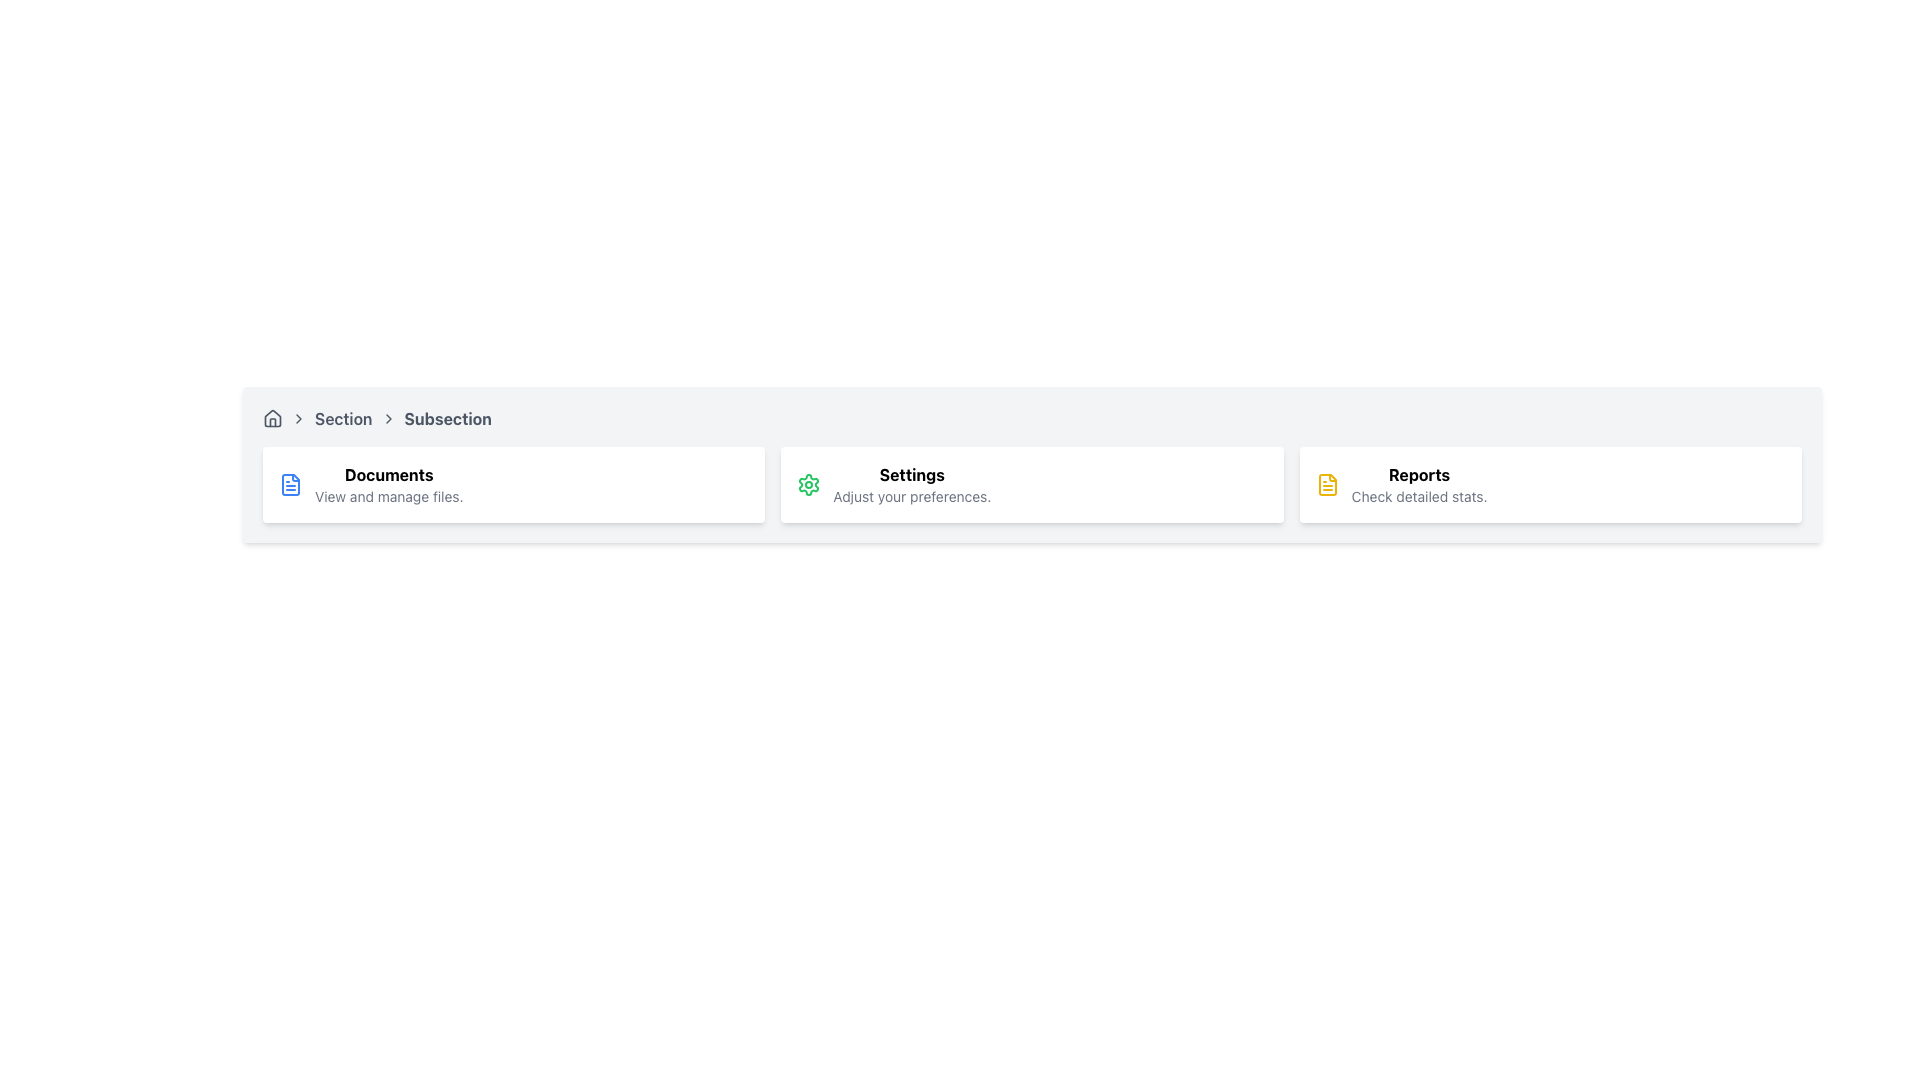 The height and width of the screenshot is (1080, 1920). I want to click on the static text label indicating the current subsection of the navigation hierarchy, which is positioned to the right of the text labeled 'Section' in the breadcrumb navigation, so click(447, 418).